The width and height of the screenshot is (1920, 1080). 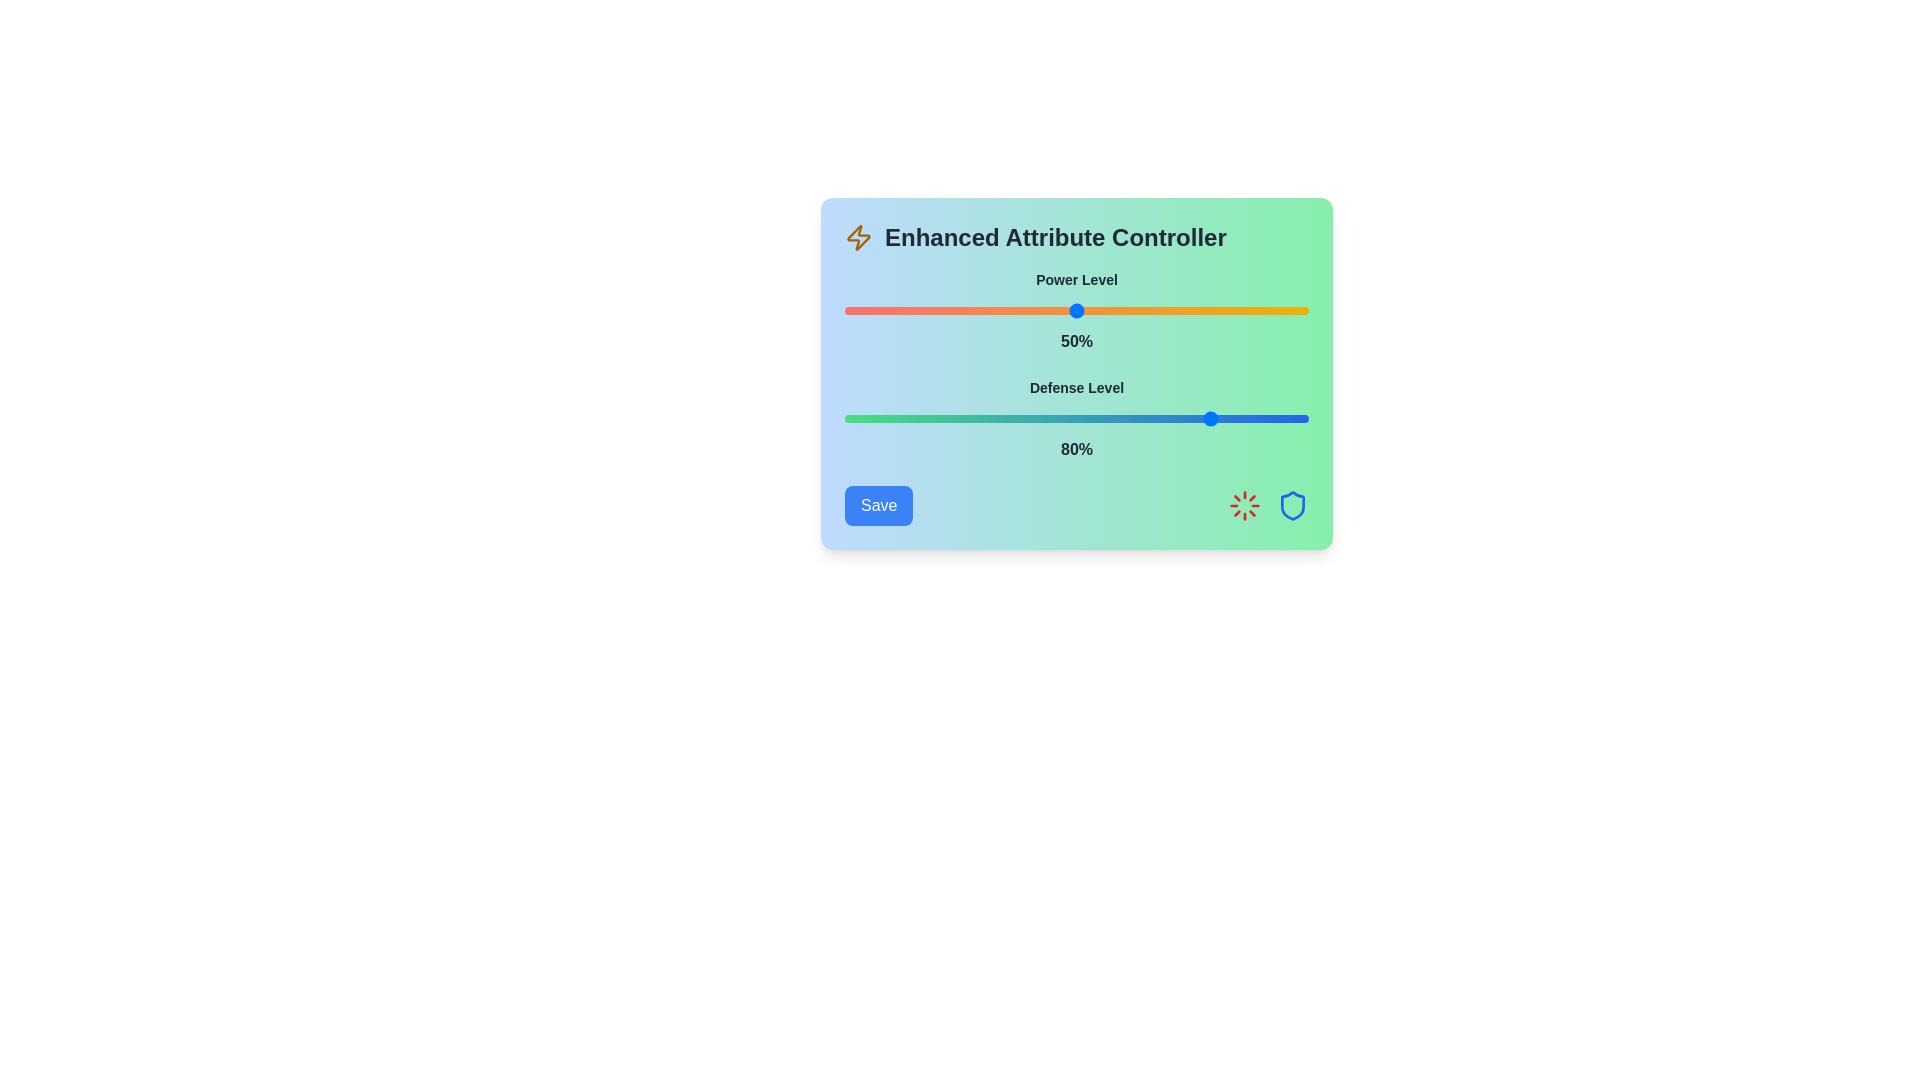 What do you see at coordinates (904, 311) in the screenshot?
I see `the Power Level slider to 13%` at bounding box center [904, 311].